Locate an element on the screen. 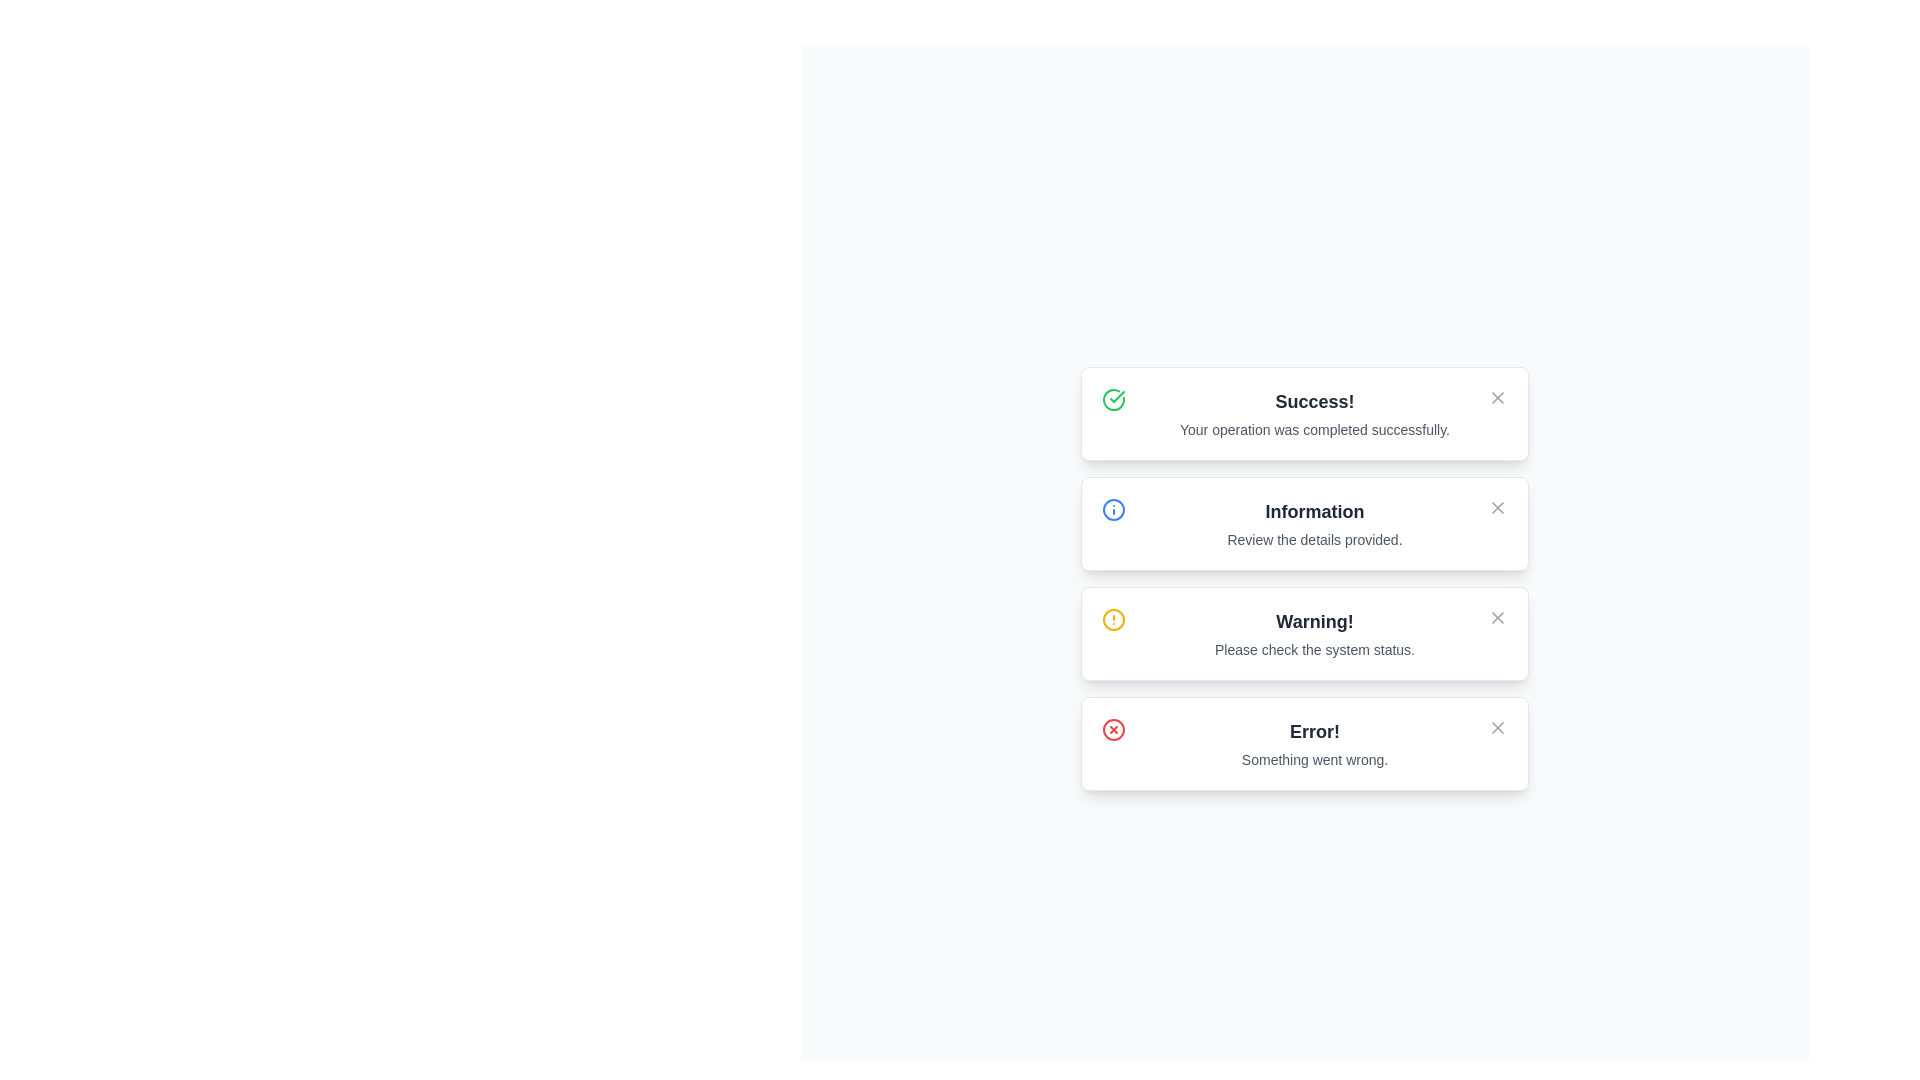 The width and height of the screenshot is (1920, 1080). the Close Icon Component located in the top-right corner of the 'Success!' notification card is located at coordinates (1497, 397).